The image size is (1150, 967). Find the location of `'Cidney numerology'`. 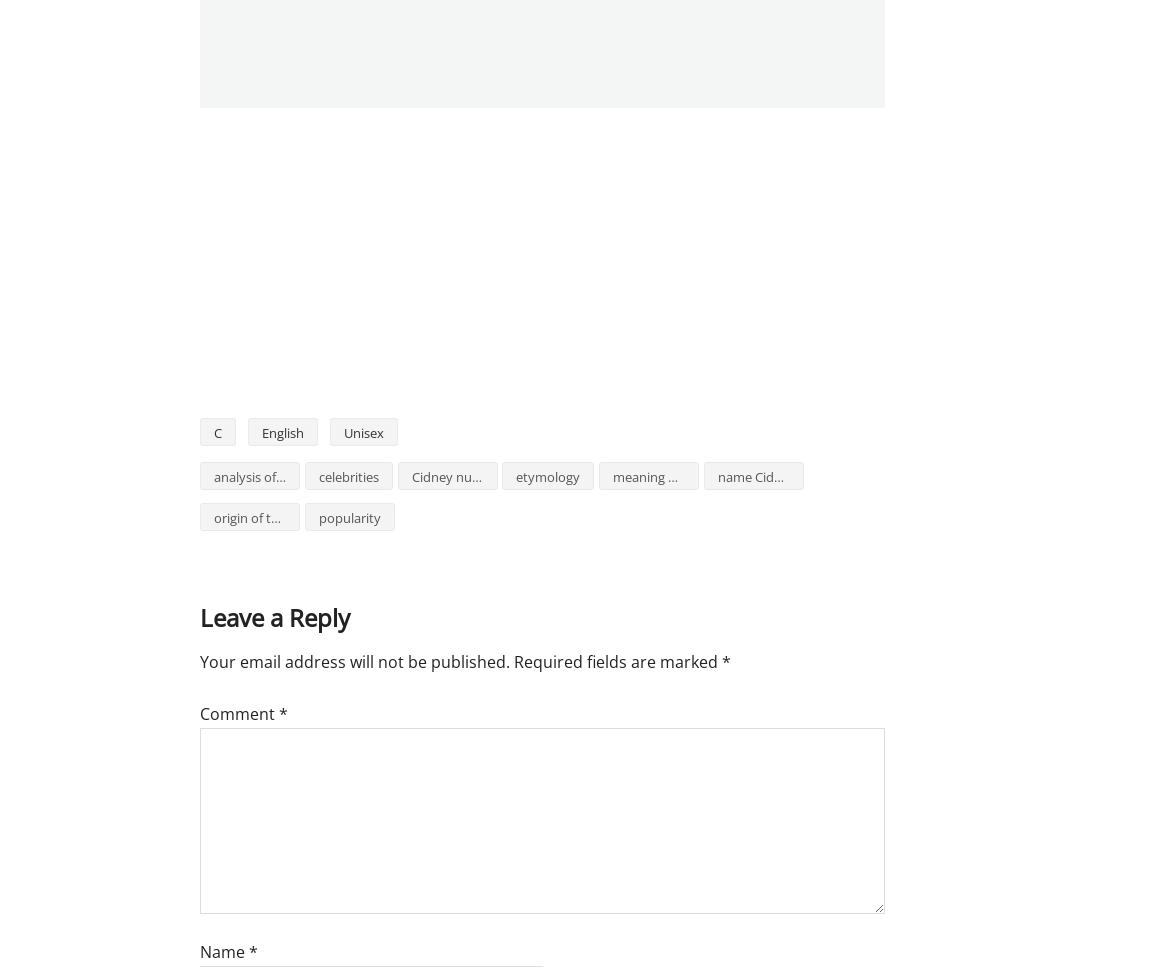

'Cidney numerology' is located at coordinates (469, 477).